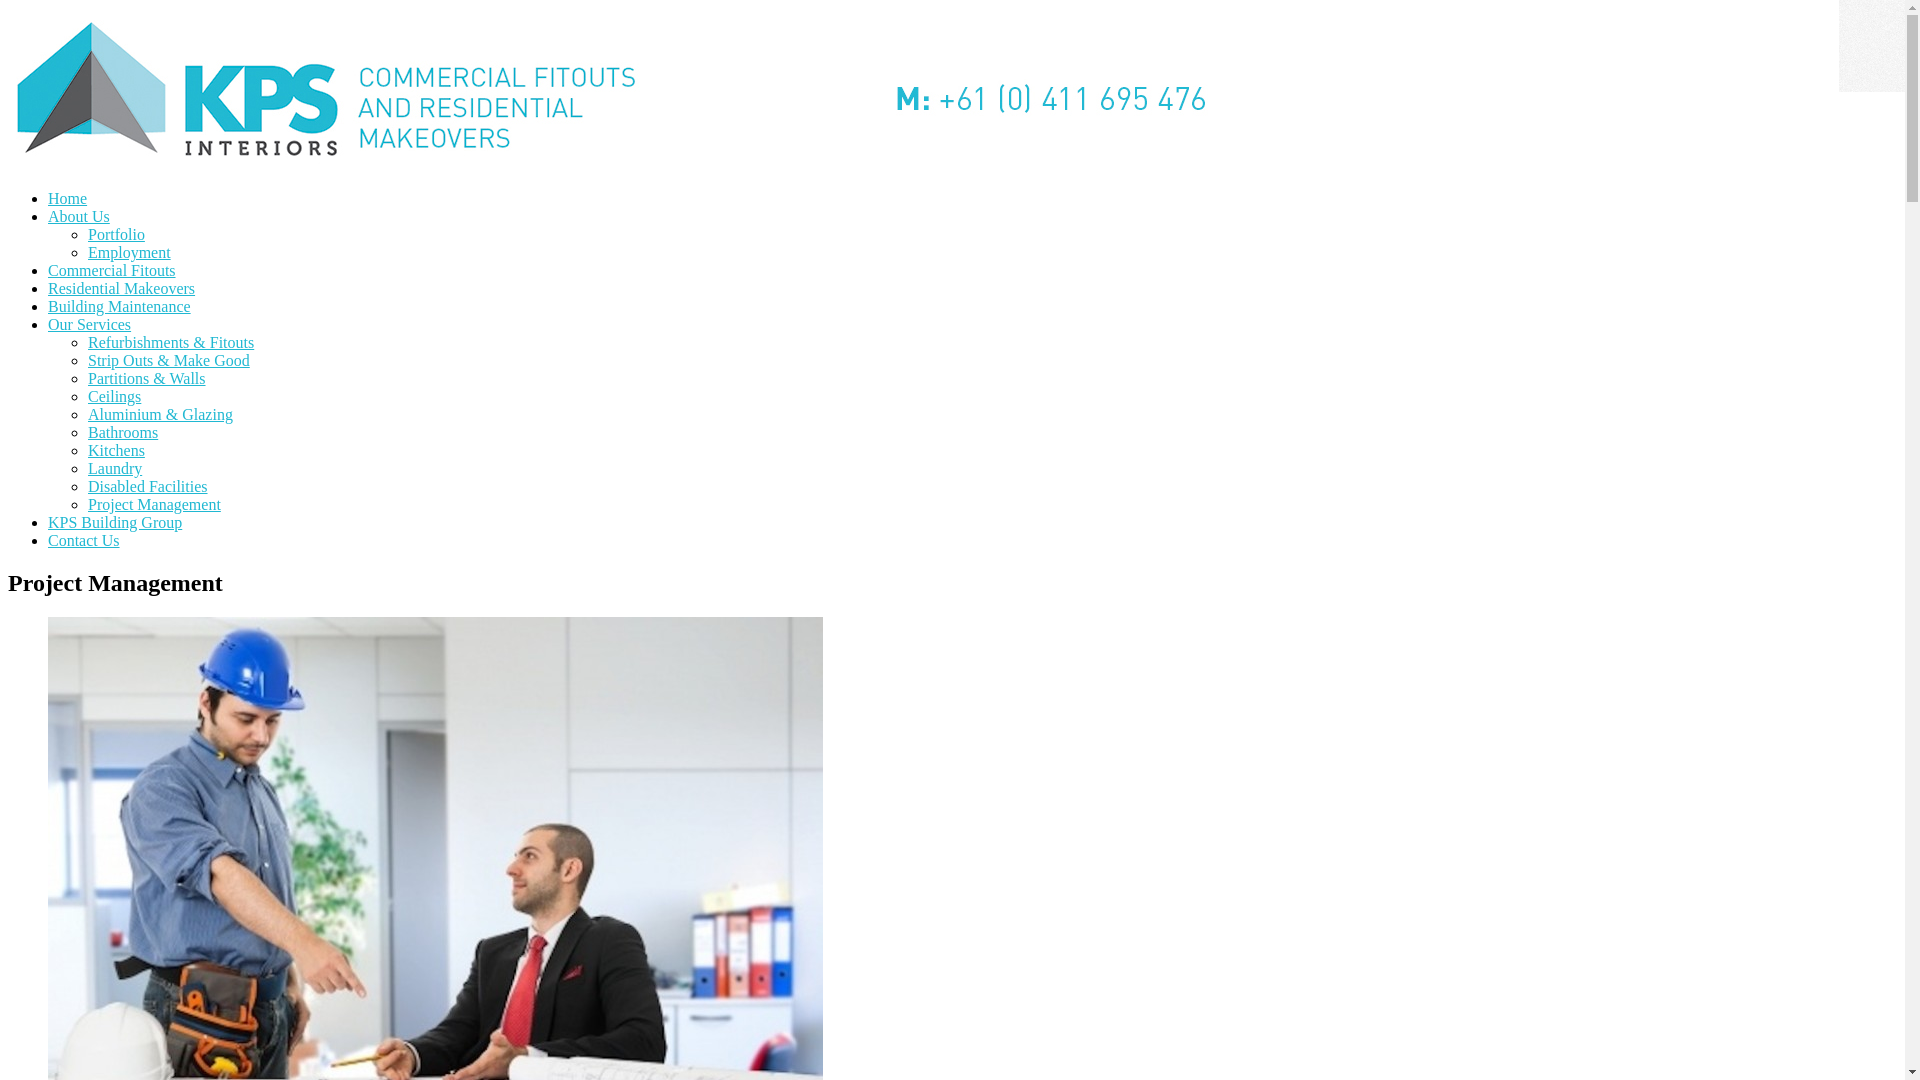 The width and height of the screenshot is (1920, 1080). Describe the element at coordinates (86, 413) in the screenshot. I see `'Aluminium & Glazing'` at that location.